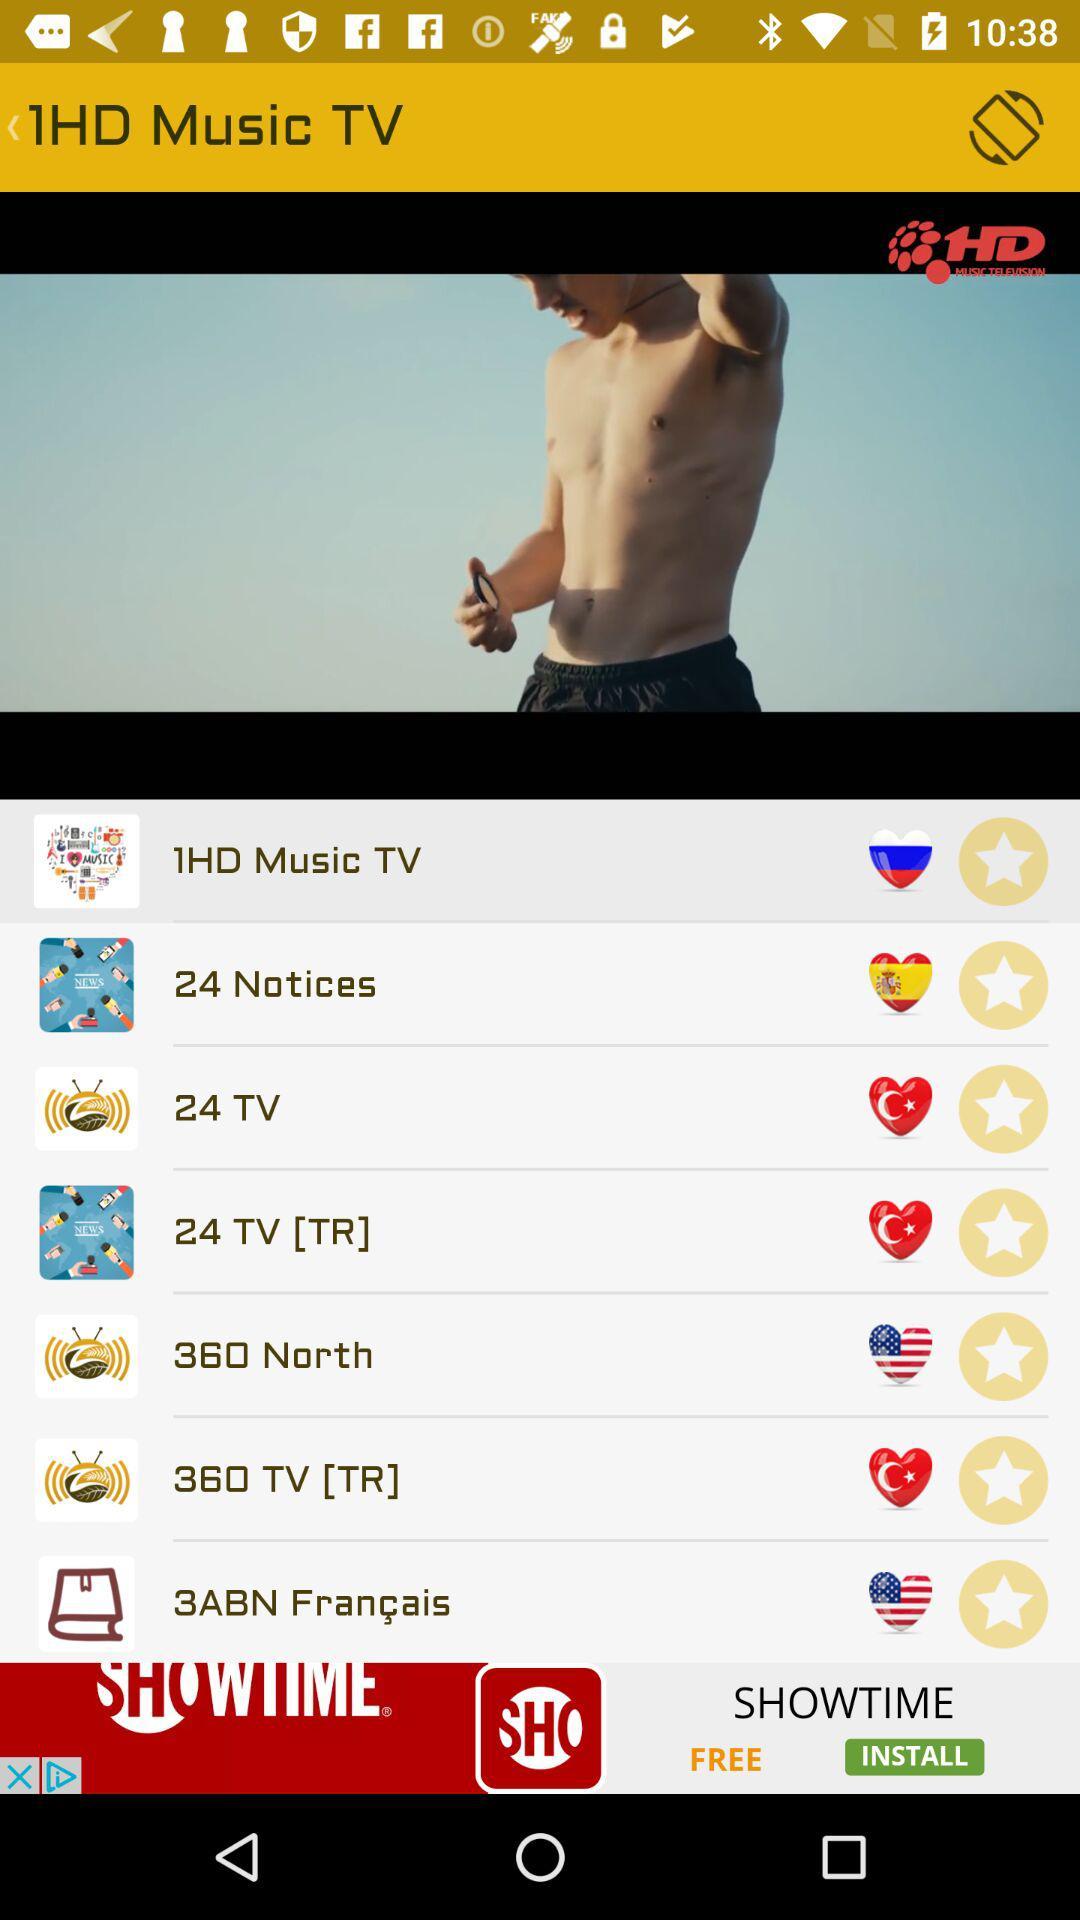 The width and height of the screenshot is (1080, 1920). Describe the element at coordinates (540, 1727) in the screenshot. I see `banner advertisement` at that location.